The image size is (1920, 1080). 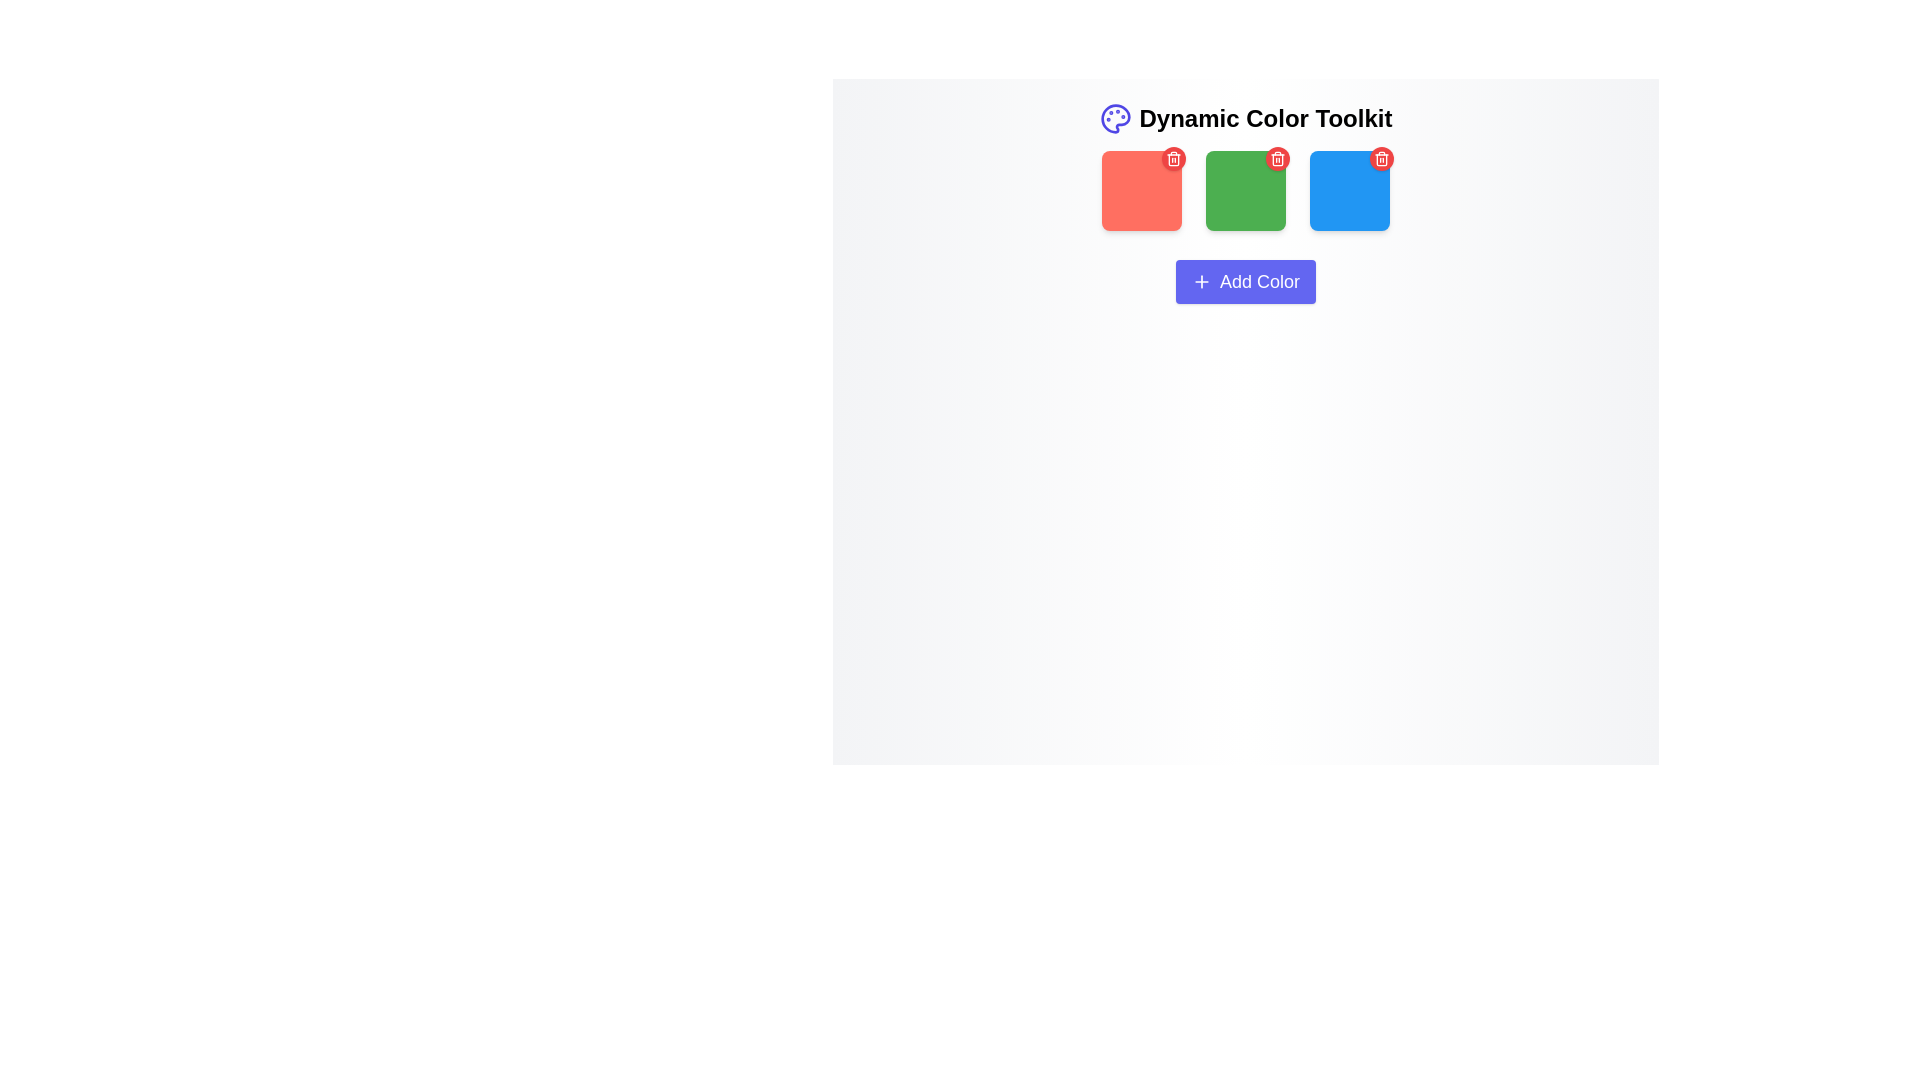 What do you see at coordinates (1174, 157) in the screenshot?
I see `the trash can icon with a red background located in the top-right corner of the green square card for interaction` at bounding box center [1174, 157].